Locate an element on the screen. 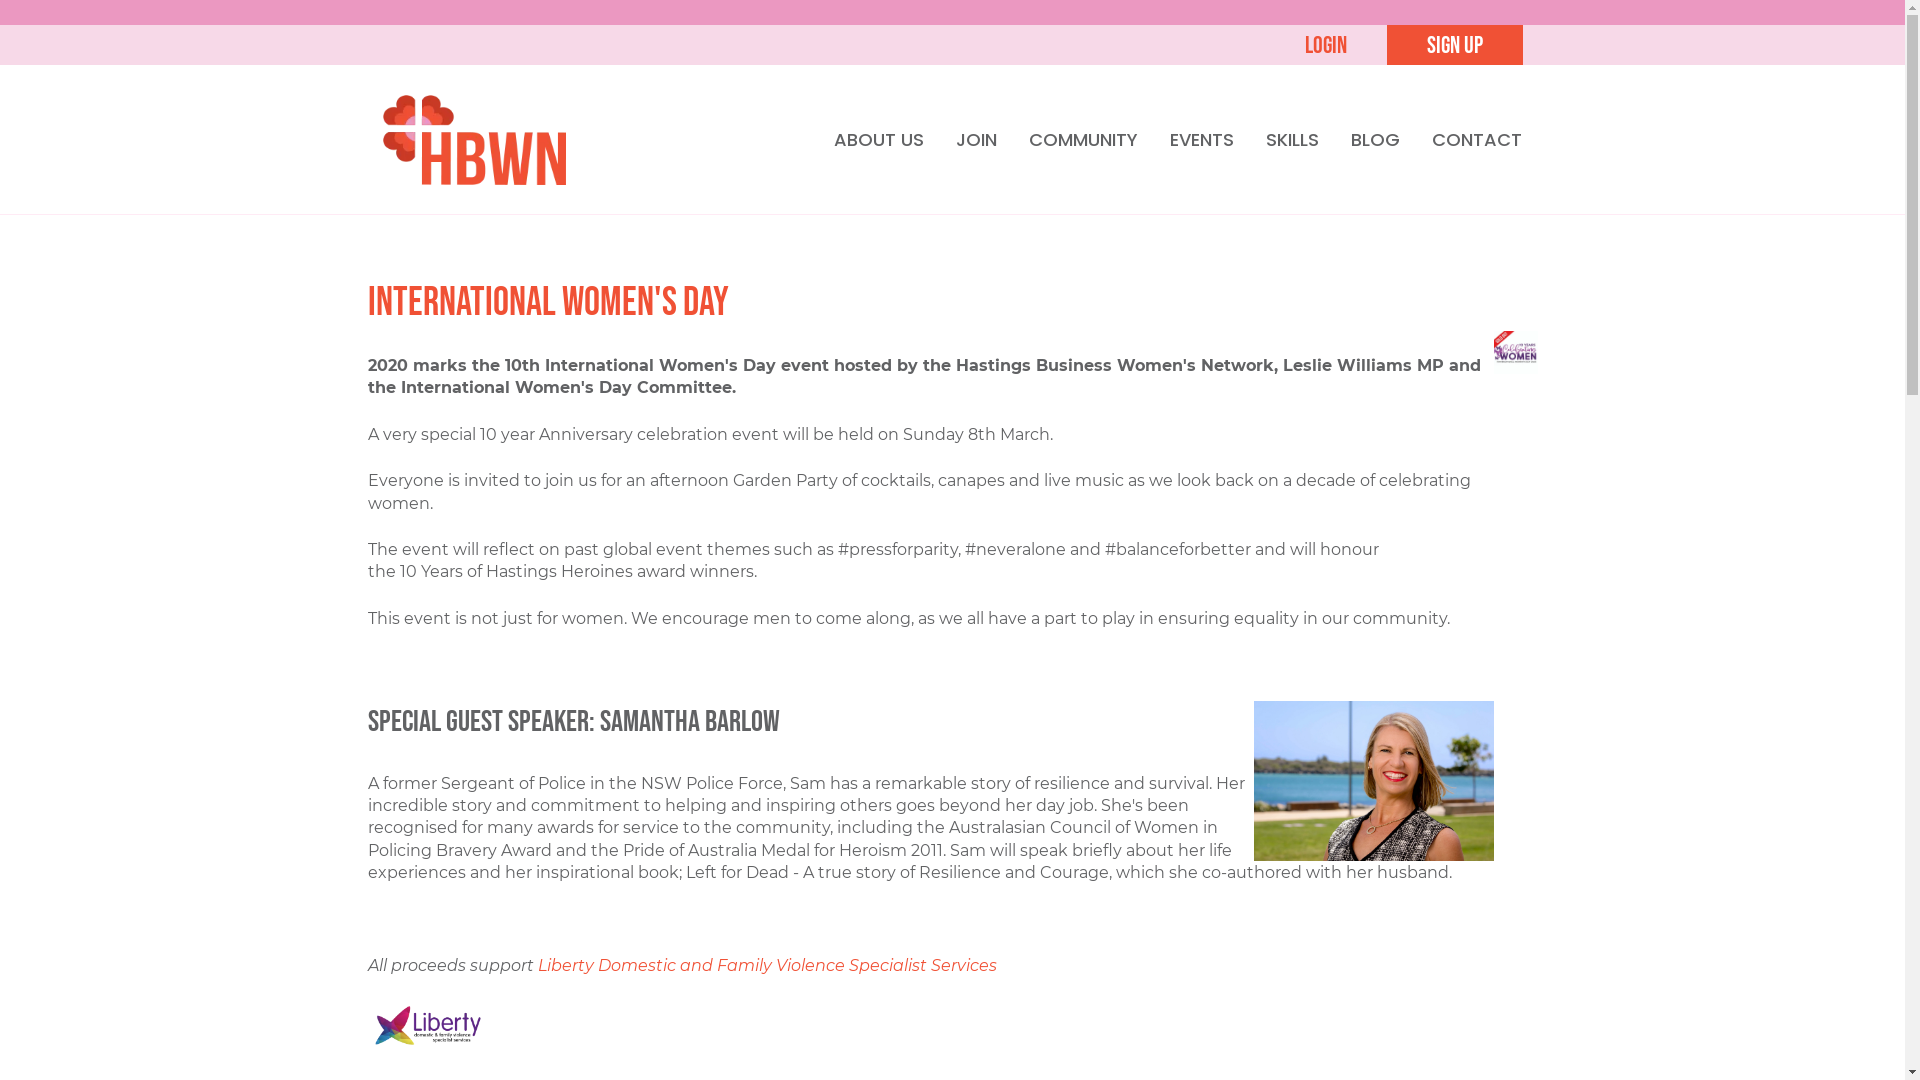  'BLOG' is located at coordinates (1374, 138).